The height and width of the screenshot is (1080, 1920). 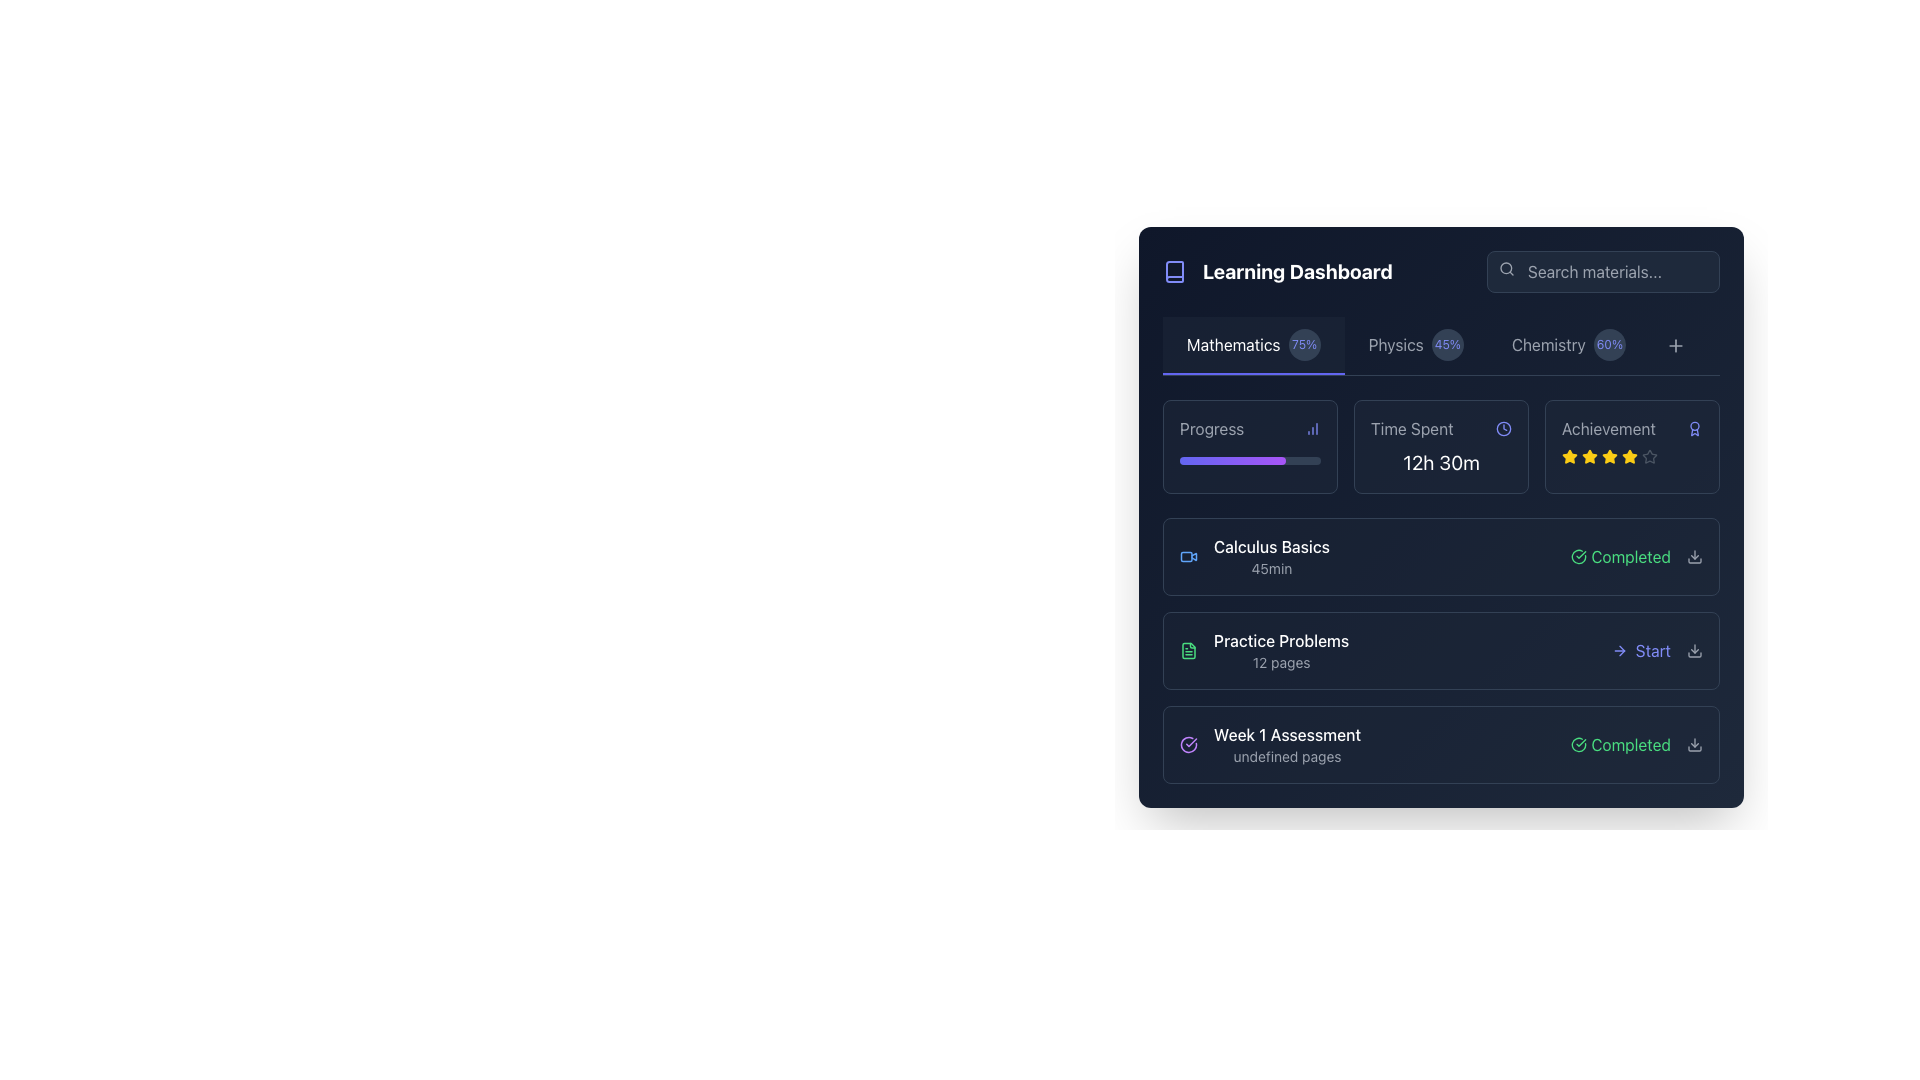 What do you see at coordinates (1609, 456) in the screenshot?
I see `the second star icon in the achievements row, which indicates an active or earned star representing a level of accomplishment` at bounding box center [1609, 456].